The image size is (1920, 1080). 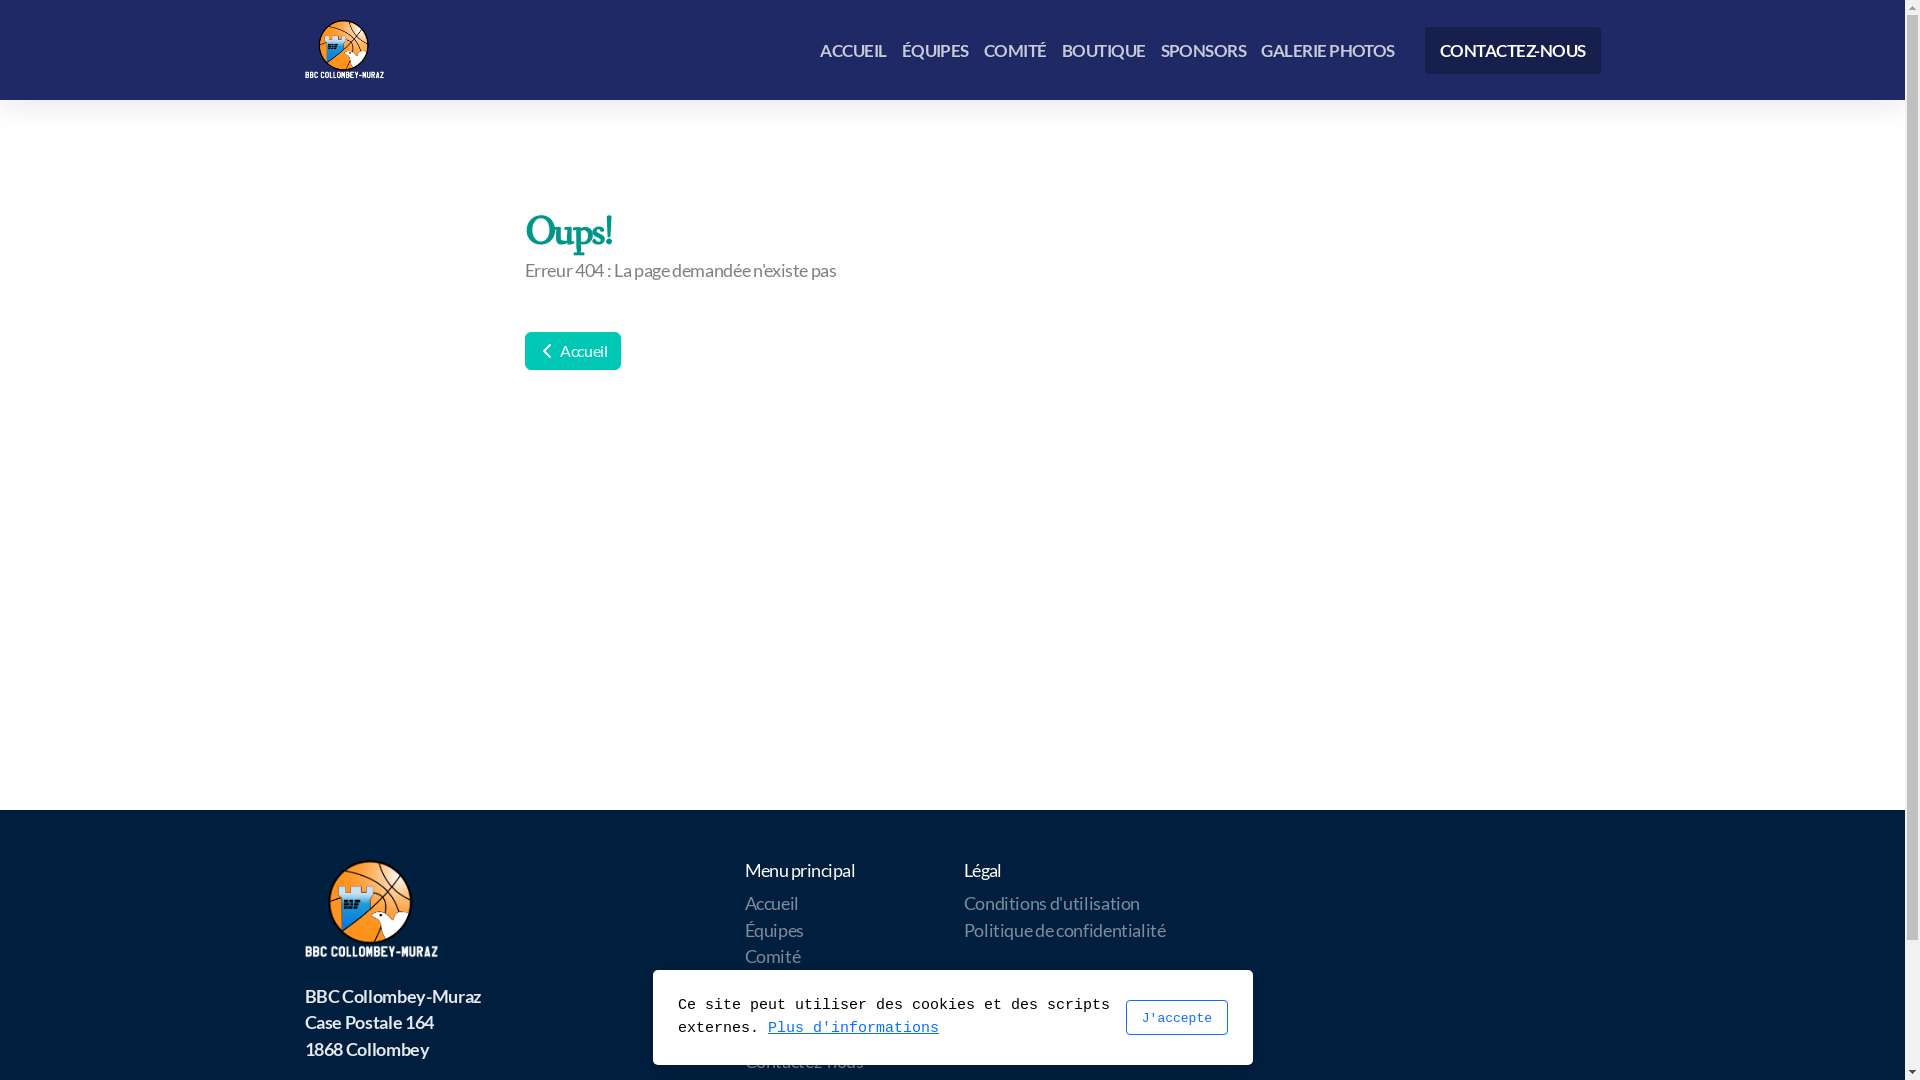 I want to click on 'BOUTIQUE', so click(x=1103, y=48).